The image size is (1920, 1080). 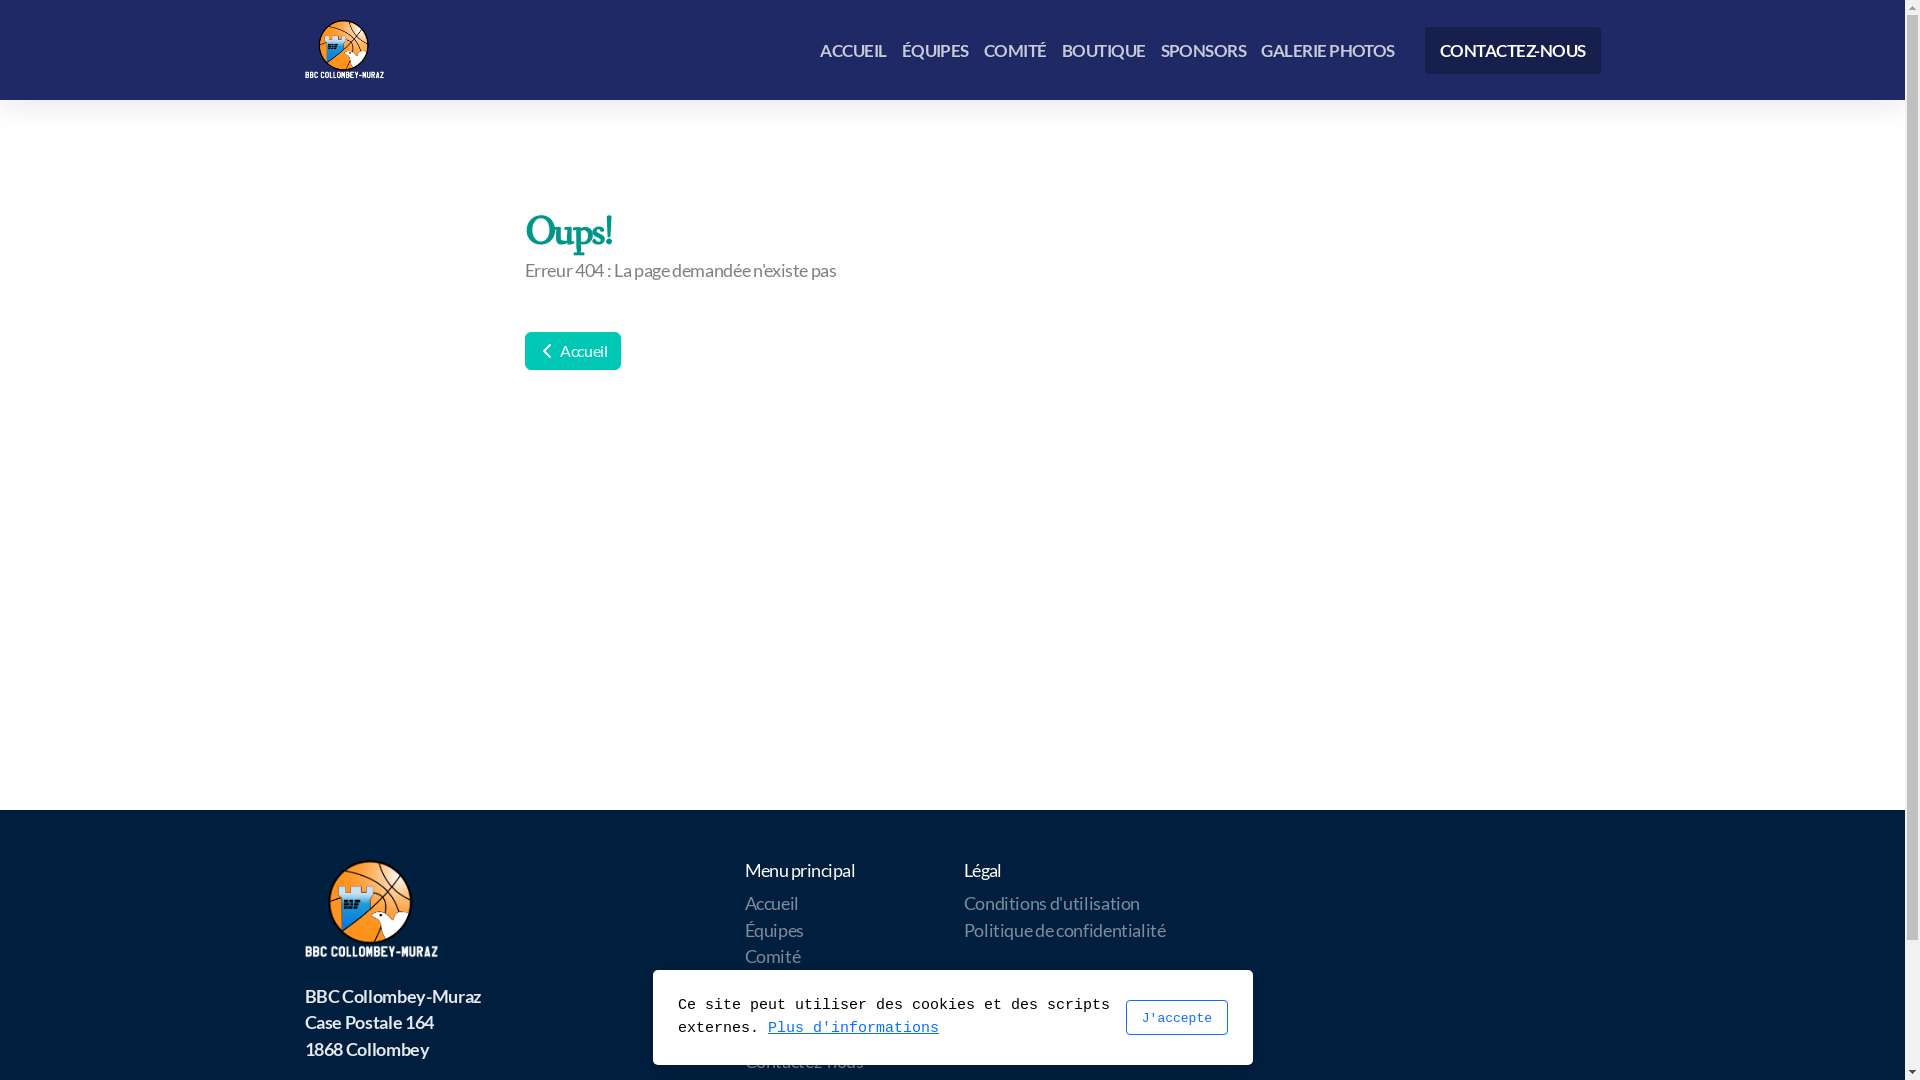 I want to click on 'BOUTIQUE', so click(x=1103, y=48).